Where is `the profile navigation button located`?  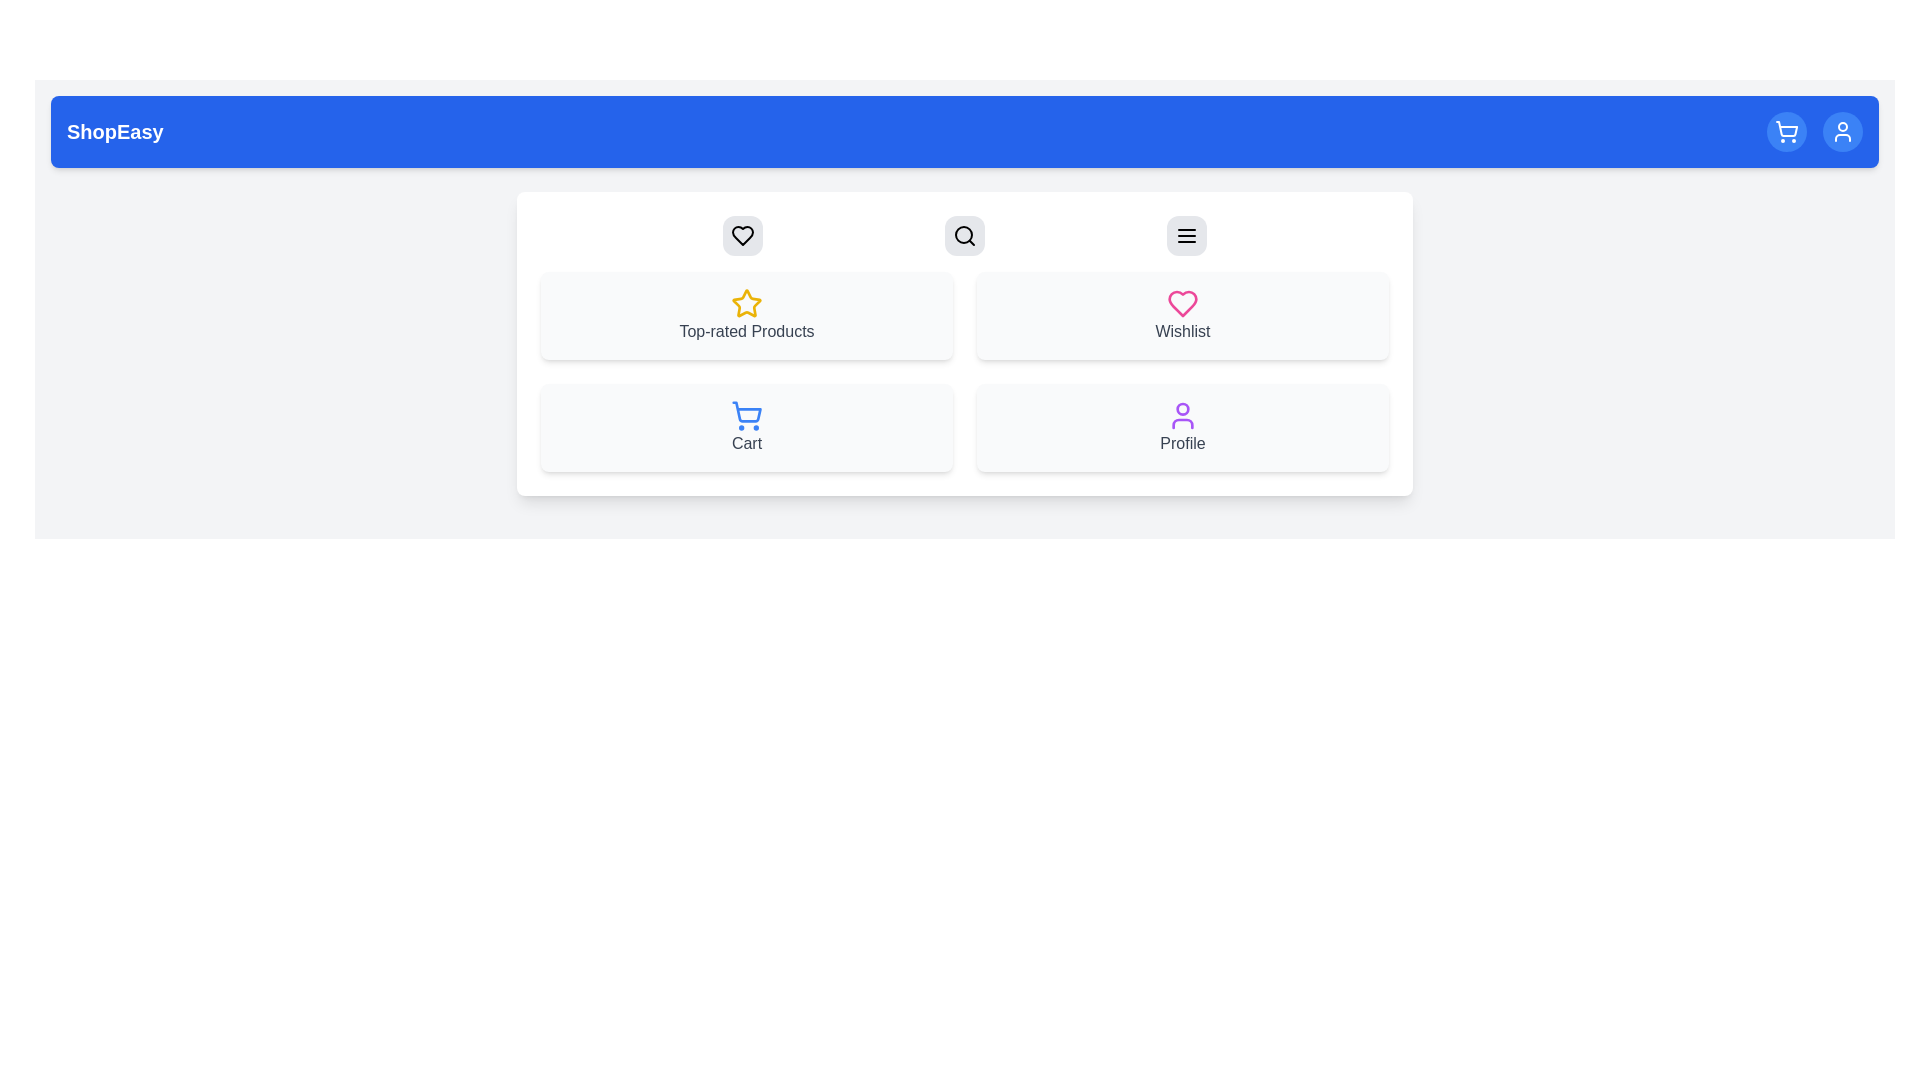 the profile navigation button located is located at coordinates (1842, 131).